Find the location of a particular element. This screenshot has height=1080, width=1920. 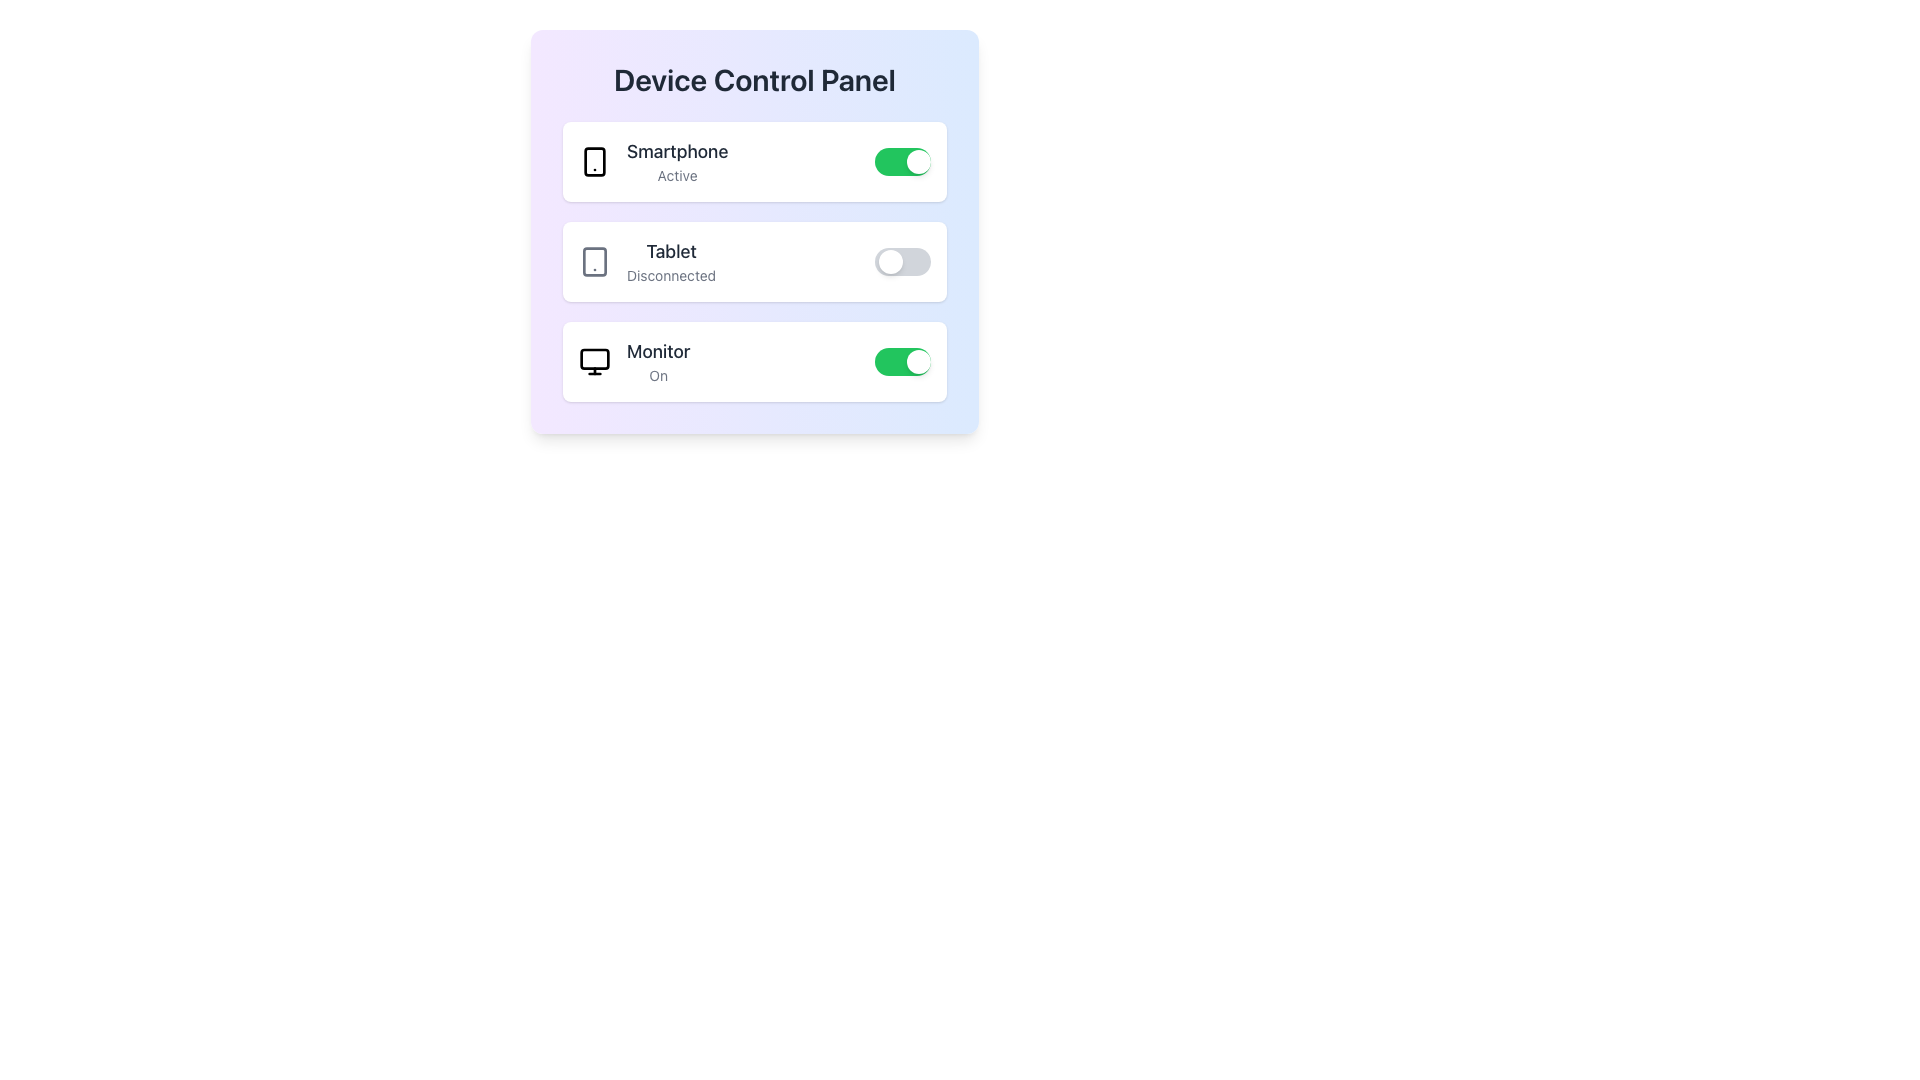

the status indicator text label for the 'Monitor' device located beneath the title 'Monitor' within the control panel is located at coordinates (658, 375).